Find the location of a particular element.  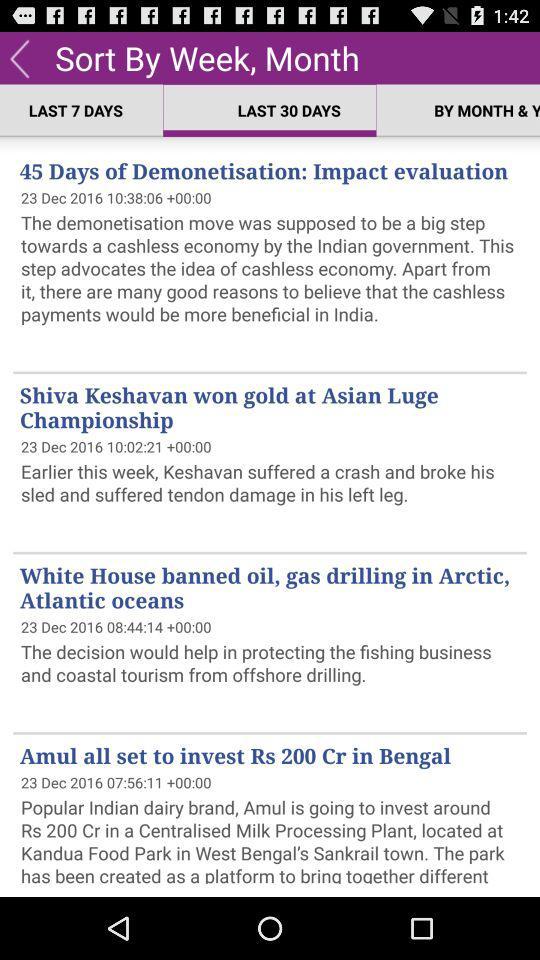

go back is located at coordinates (18, 56).